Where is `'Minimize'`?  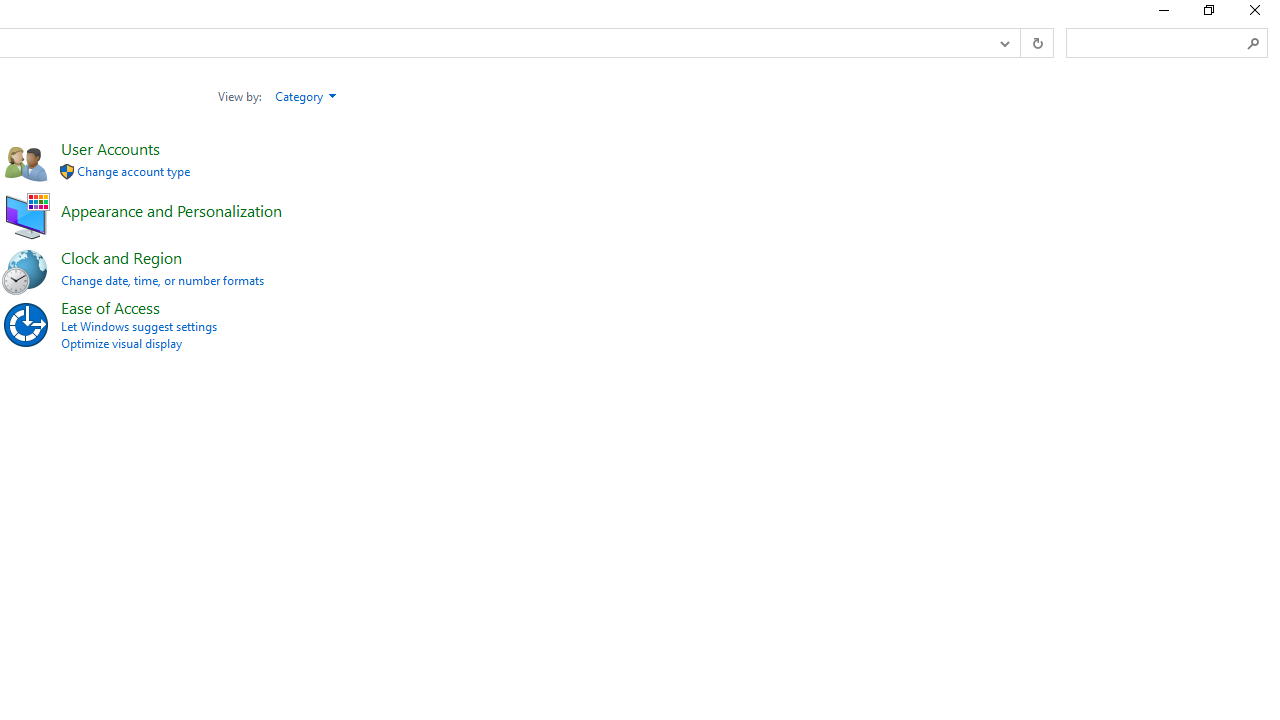 'Minimize' is located at coordinates (1162, 15).